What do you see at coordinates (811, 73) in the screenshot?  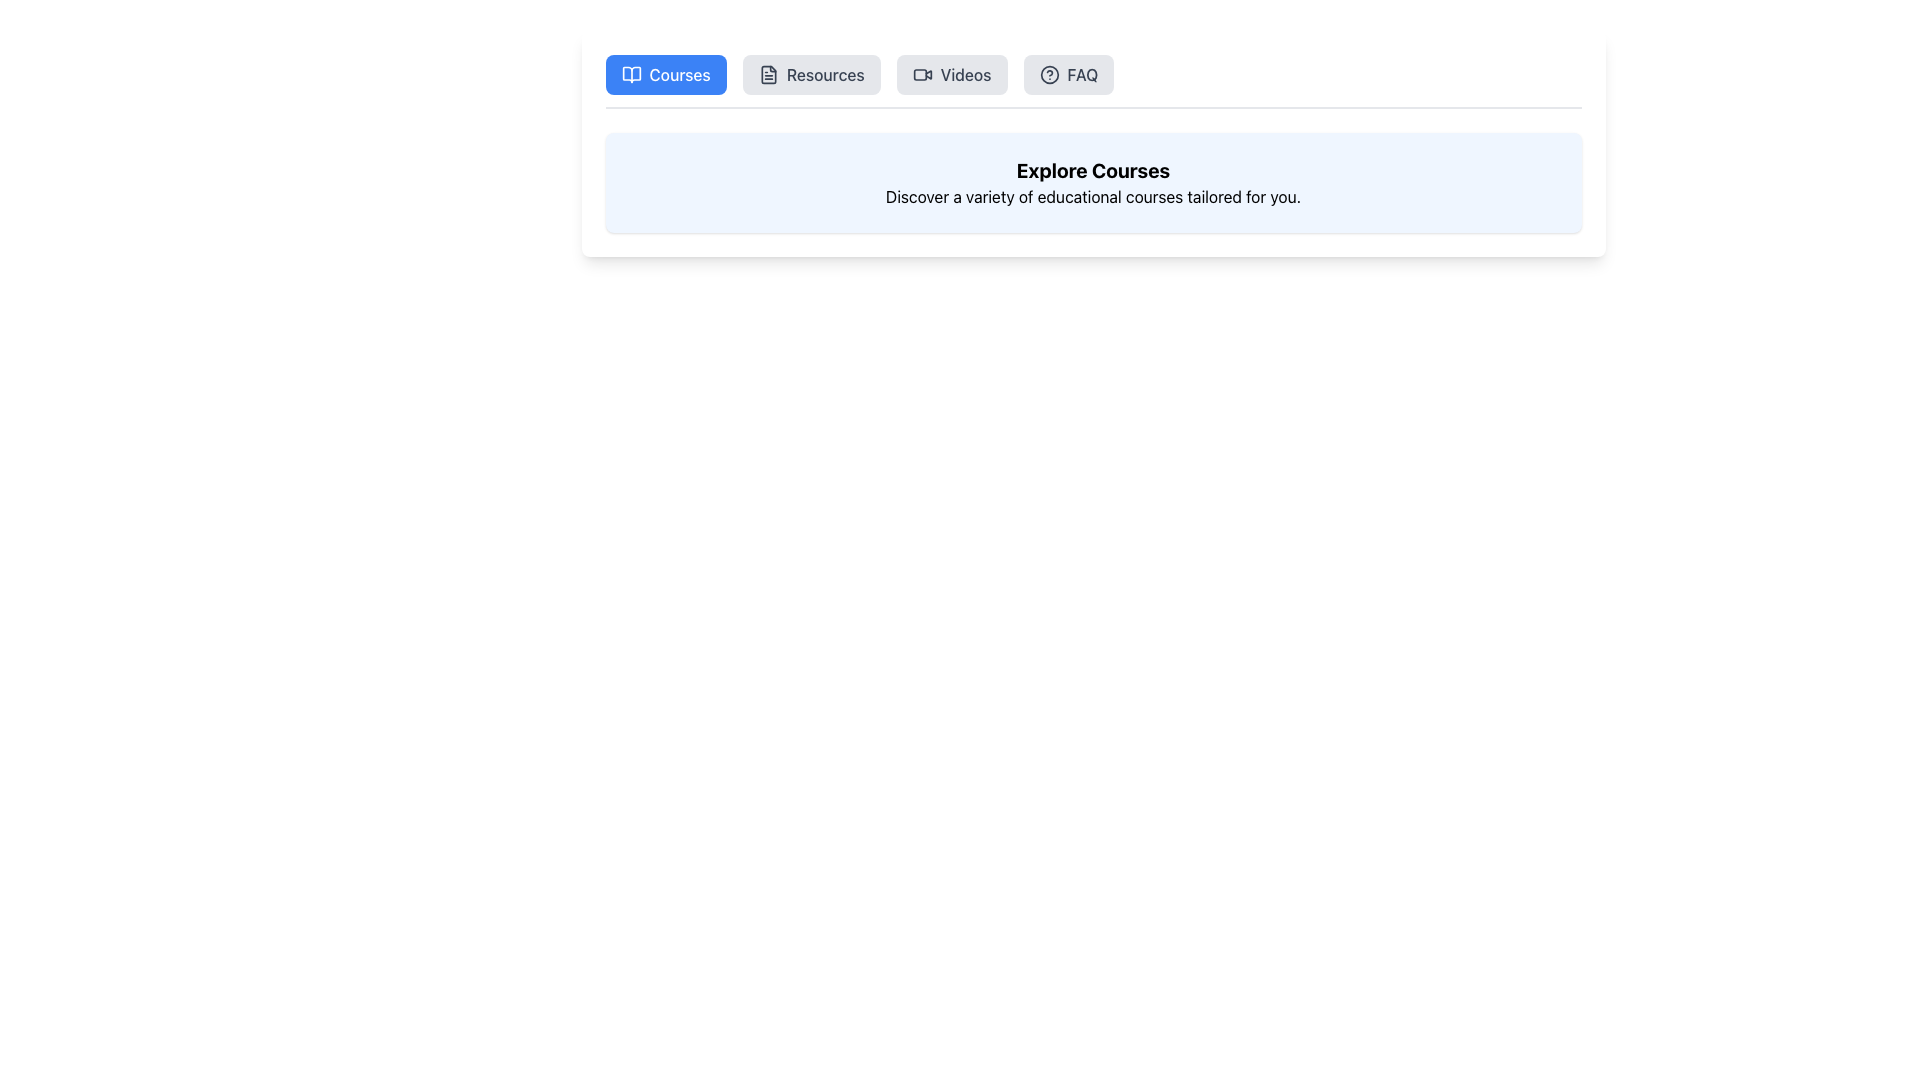 I see `the 'Resources' button located in the second position of the navigation bar to trigger a style change` at bounding box center [811, 73].